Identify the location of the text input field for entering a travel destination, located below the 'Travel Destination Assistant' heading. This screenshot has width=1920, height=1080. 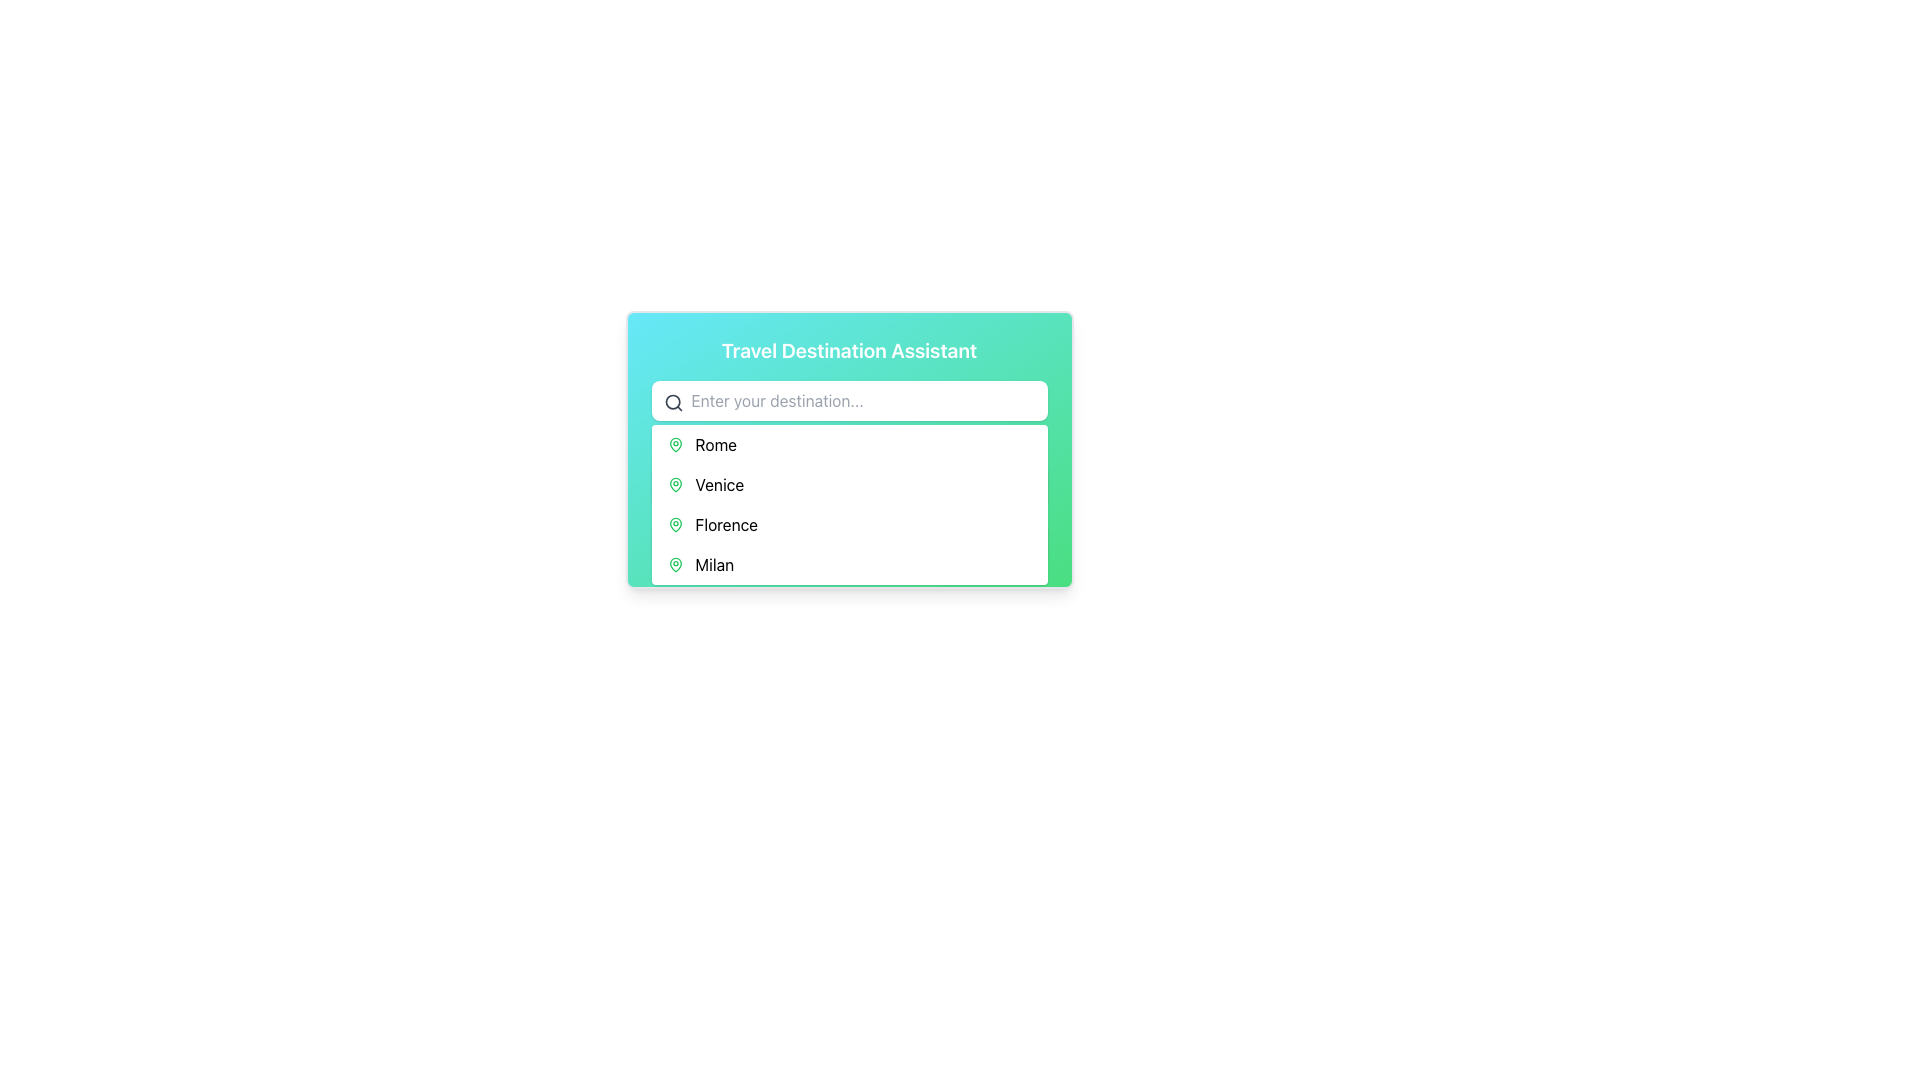
(849, 401).